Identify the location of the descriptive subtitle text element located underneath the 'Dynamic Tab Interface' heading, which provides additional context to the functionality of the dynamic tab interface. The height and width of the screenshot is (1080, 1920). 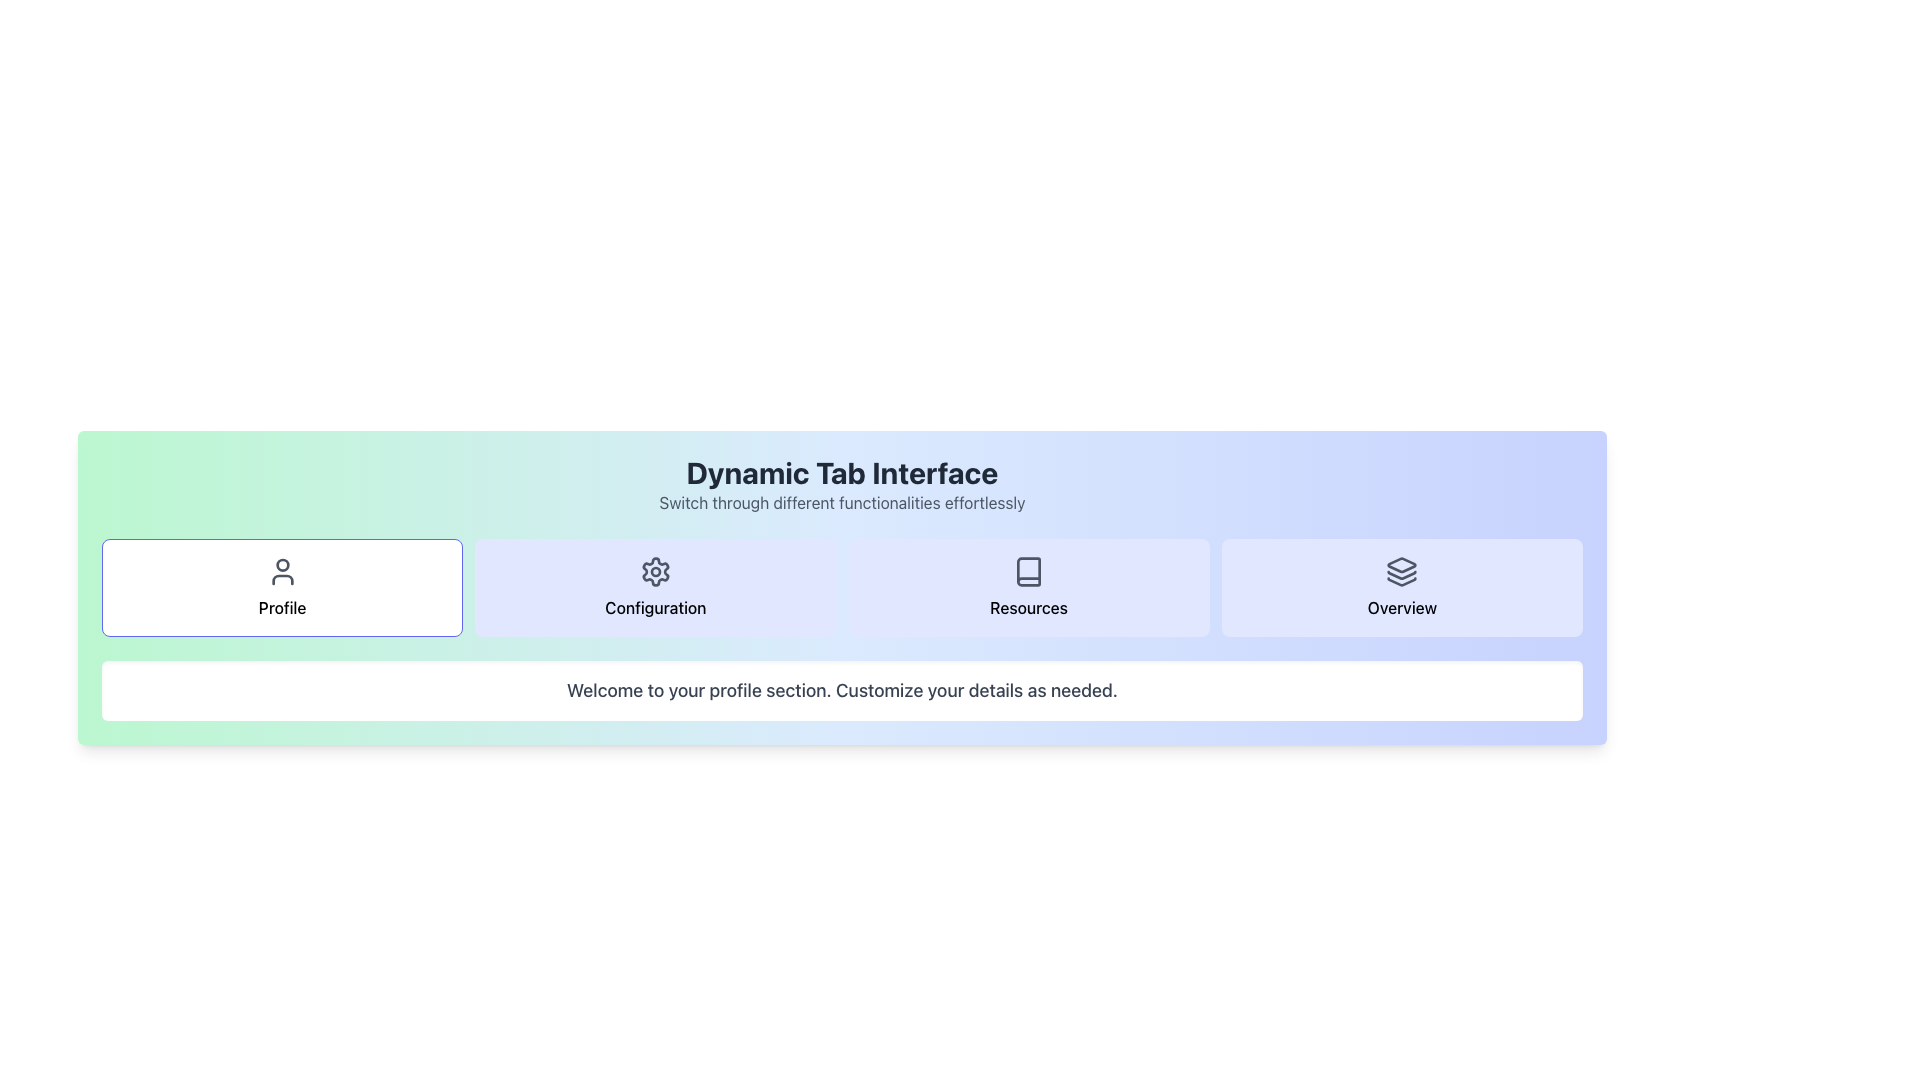
(842, 501).